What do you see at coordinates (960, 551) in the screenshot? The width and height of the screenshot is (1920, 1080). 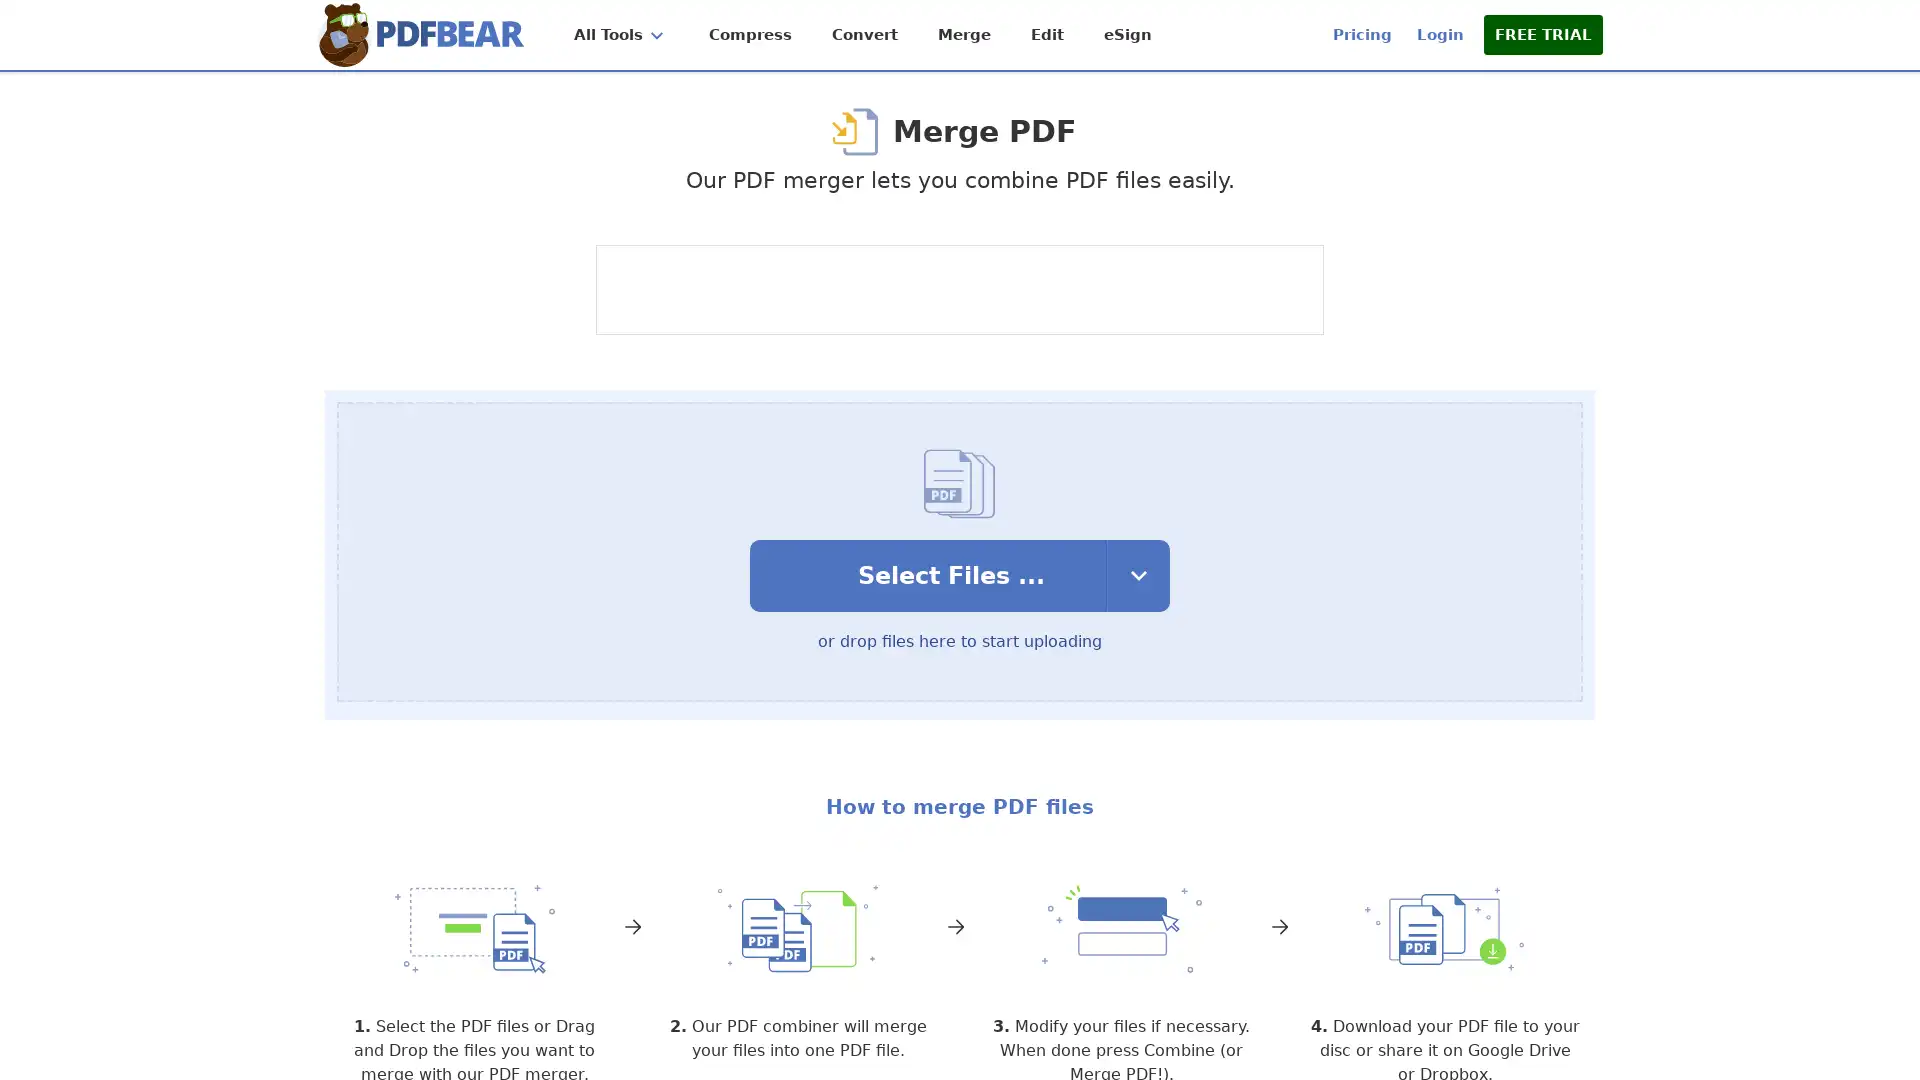 I see `Select Files ... select upload Options dropdown or drop files here to start uploading` at bounding box center [960, 551].